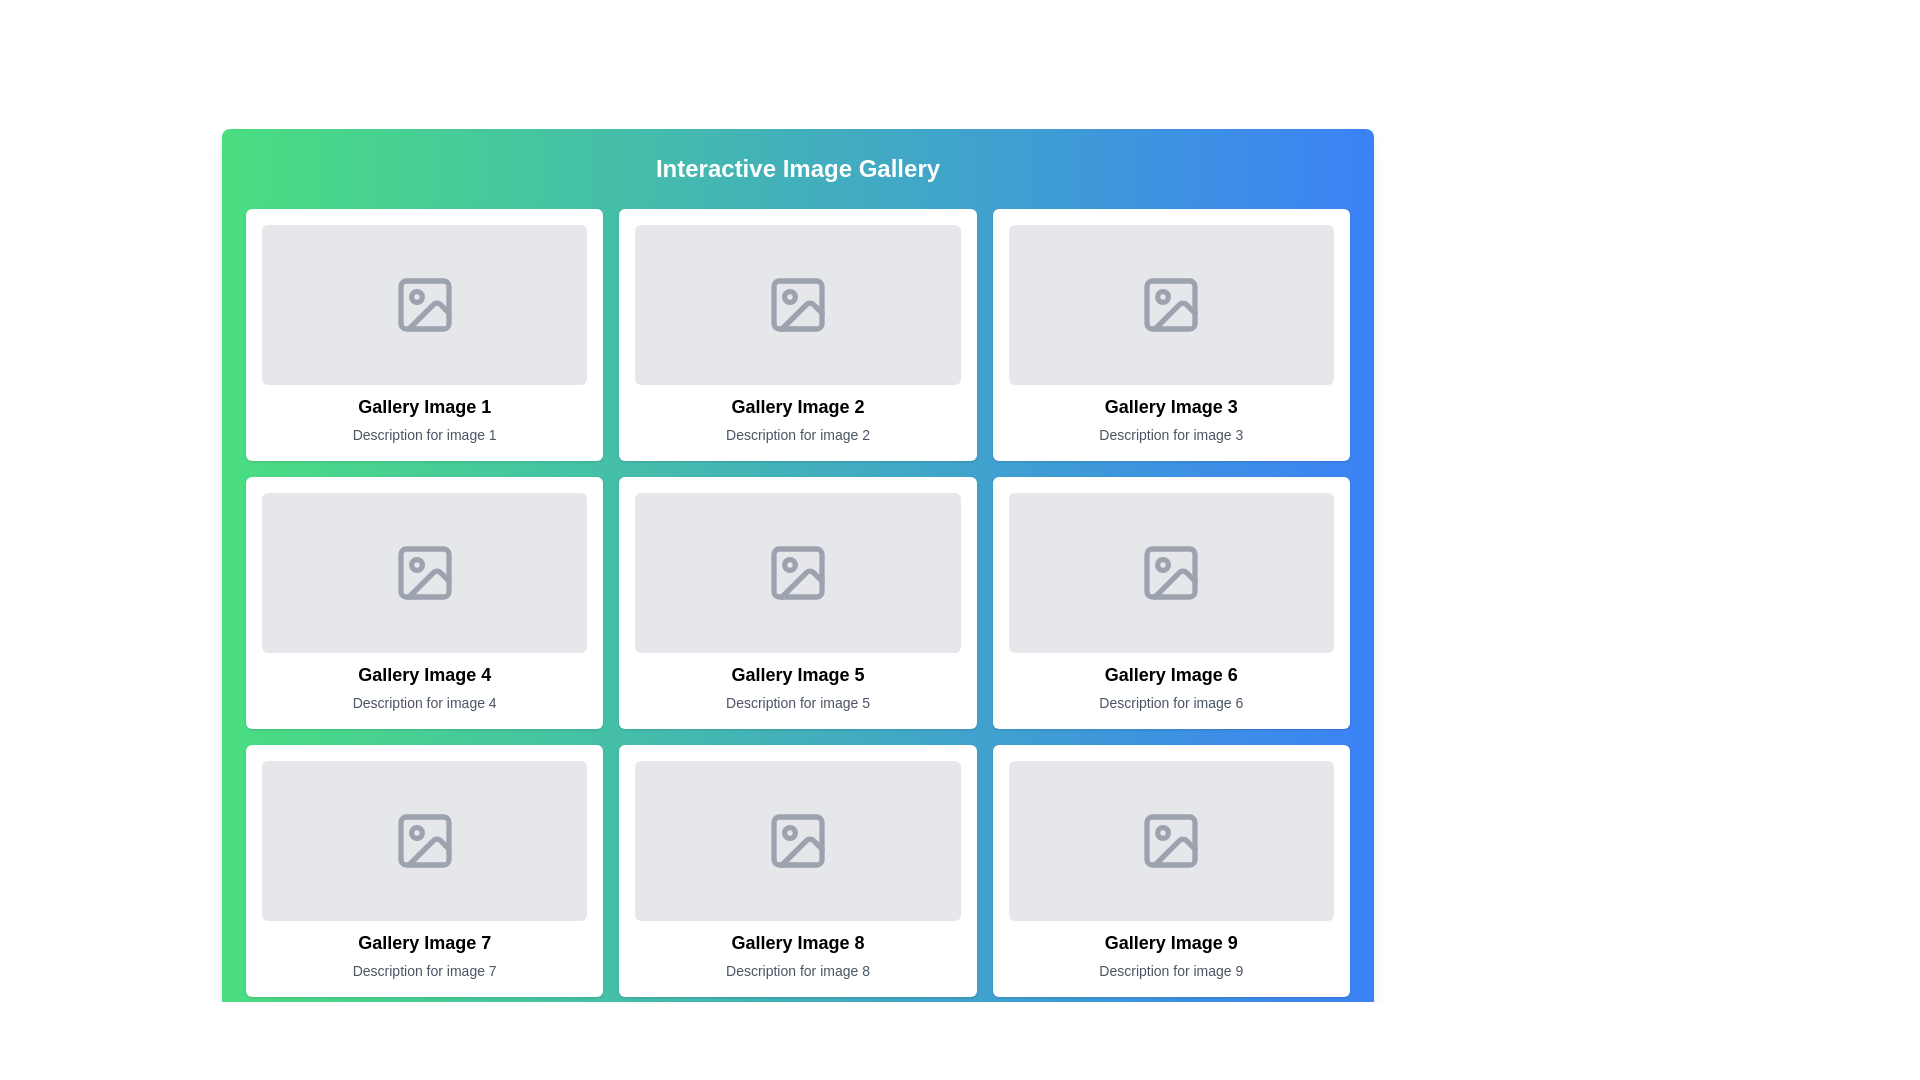 This screenshot has height=1080, width=1920. What do you see at coordinates (1171, 840) in the screenshot?
I see `the SVG image placeholder located in the ninth cell of a 3x3 grid, which visually represents an image placeholder above the text labeled 'Gallery Image 9'` at bounding box center [1171, 840].